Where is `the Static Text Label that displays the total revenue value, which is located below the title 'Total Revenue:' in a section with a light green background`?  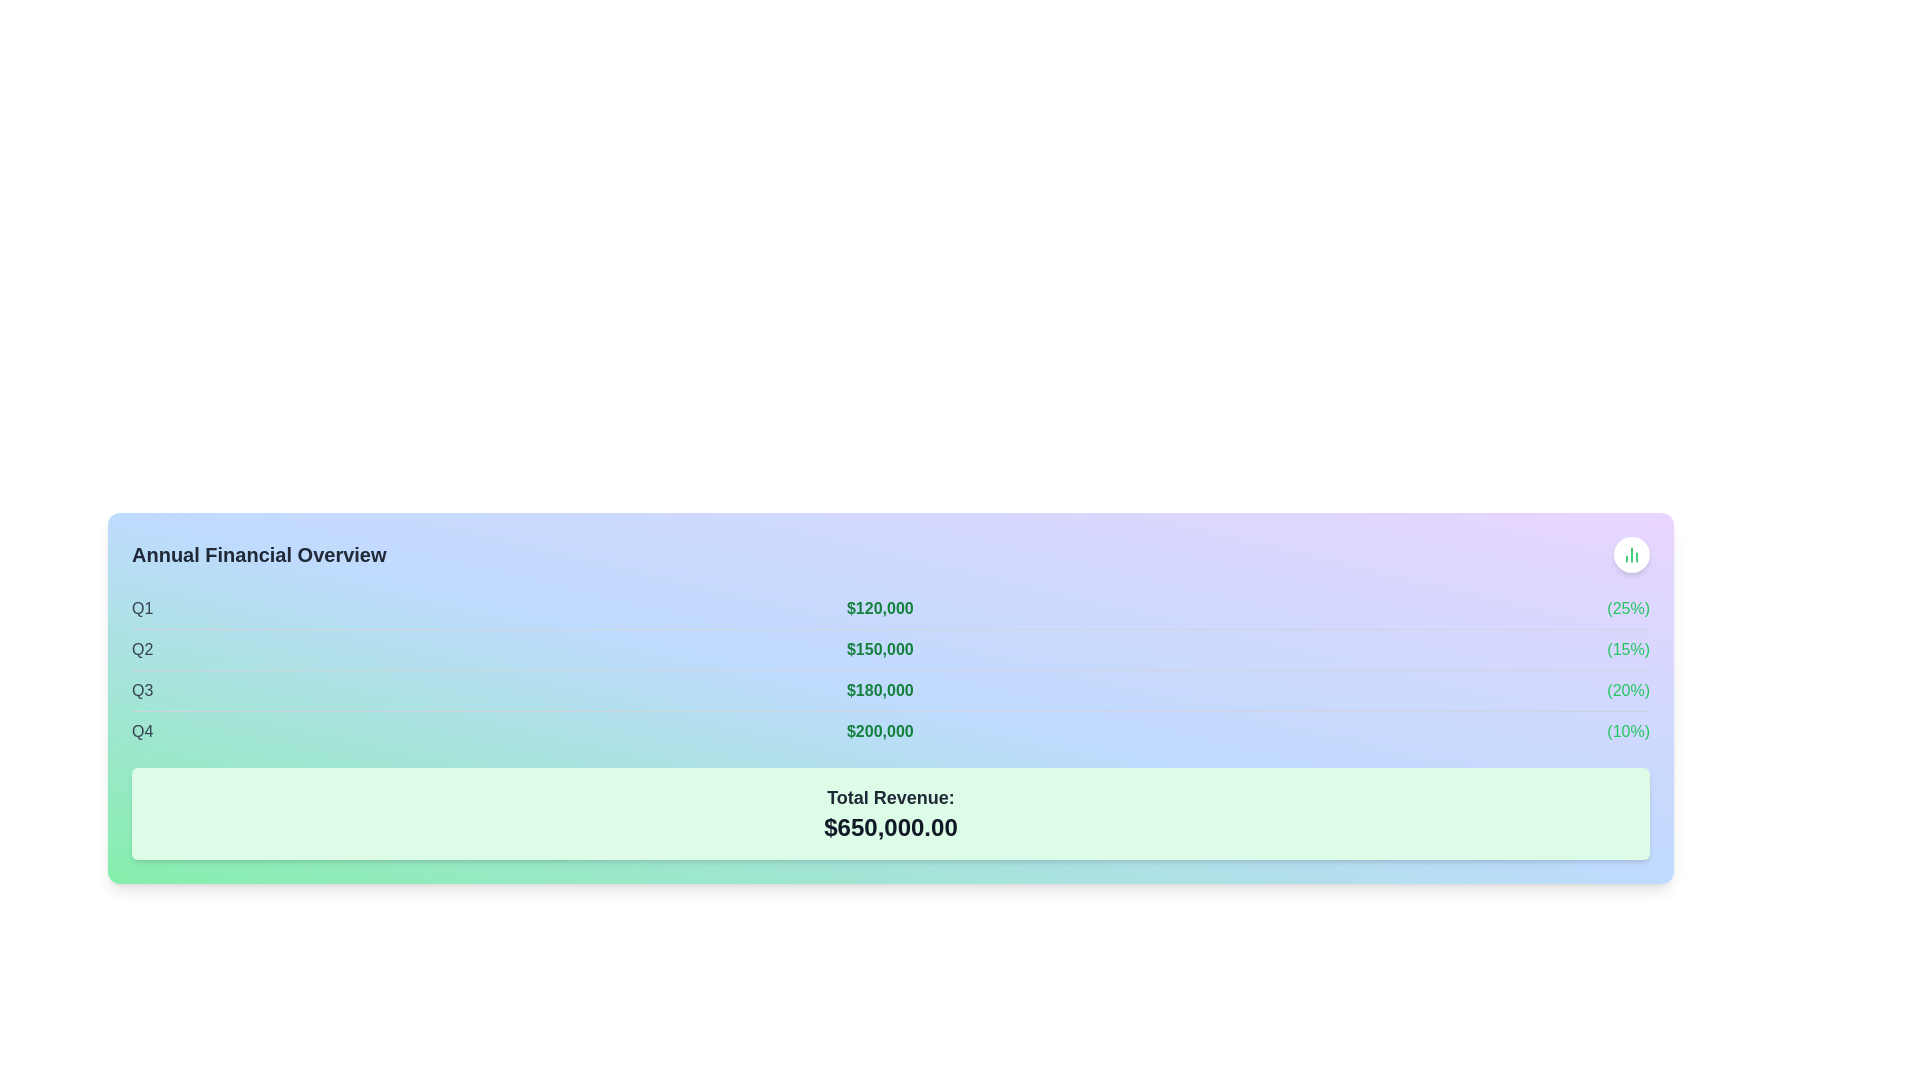 the Static Text Label that displays the total revenue value, which is located below the title 'Total Revenue:' in a section with a light green background is located at coordinates (890, 828).